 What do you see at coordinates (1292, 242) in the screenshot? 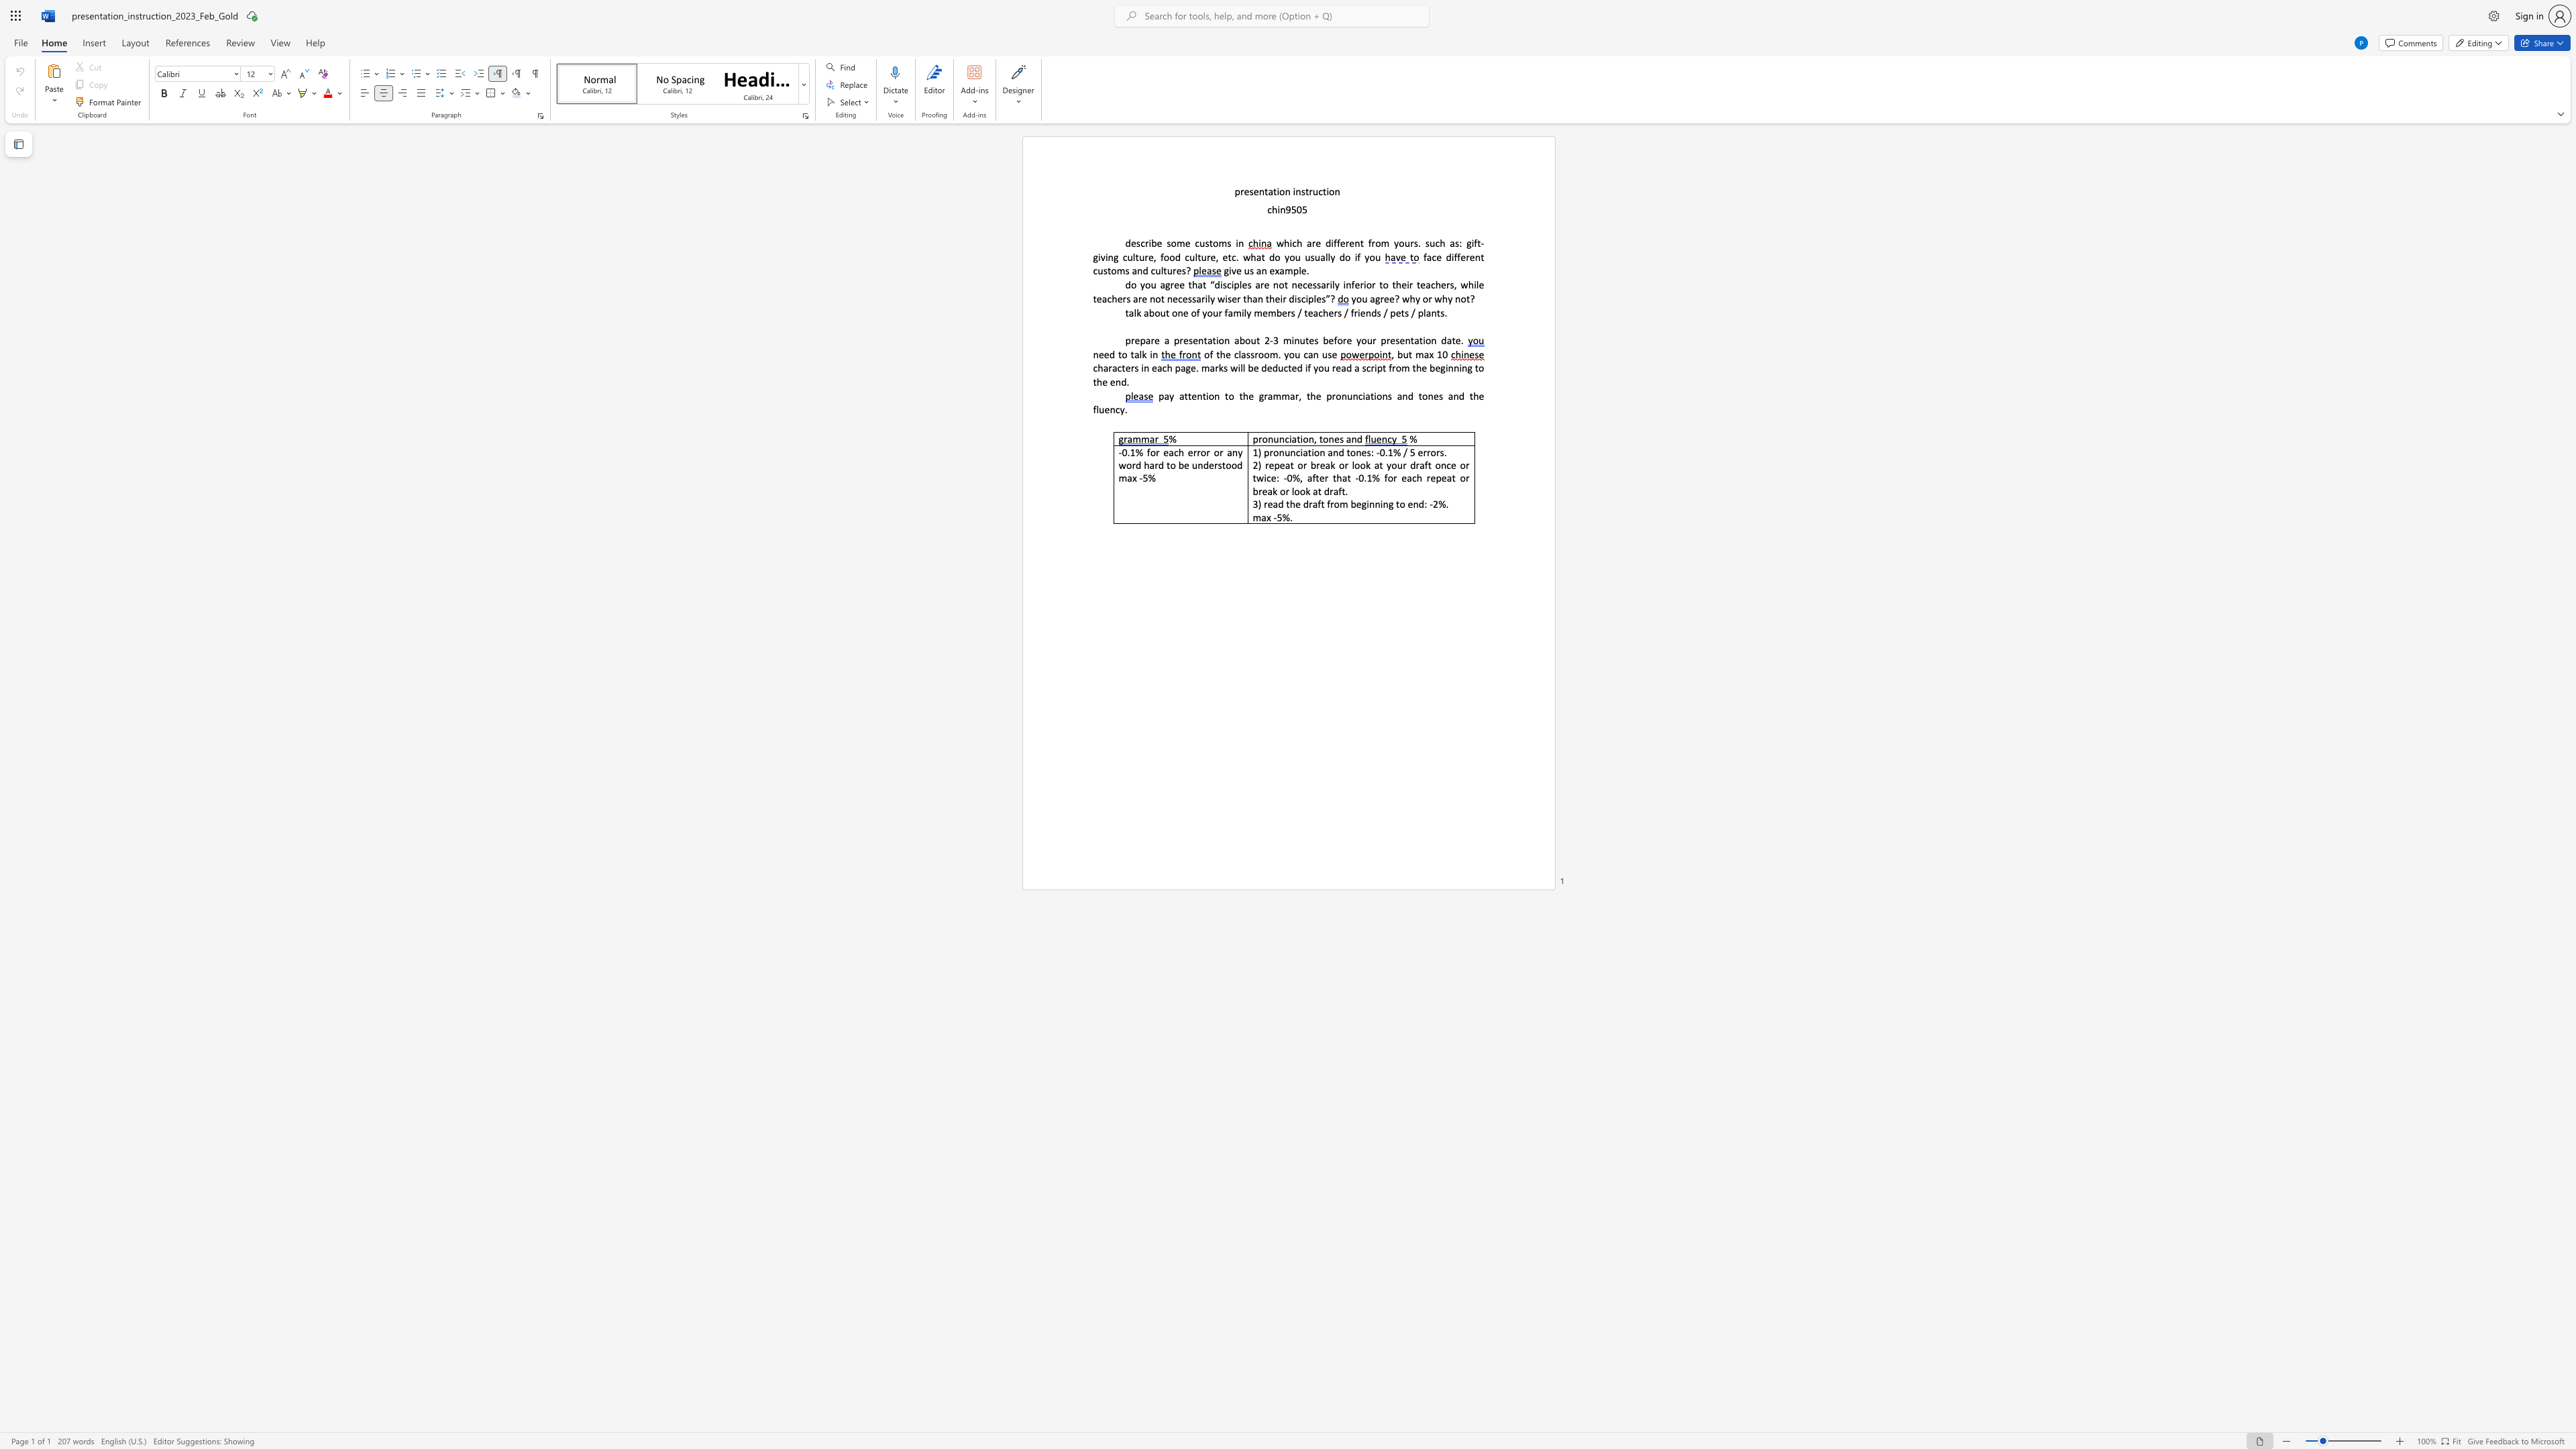
I see `the subset text "ch are different f" within the text "which are different from yours."` at bounding box center [1292, 242].